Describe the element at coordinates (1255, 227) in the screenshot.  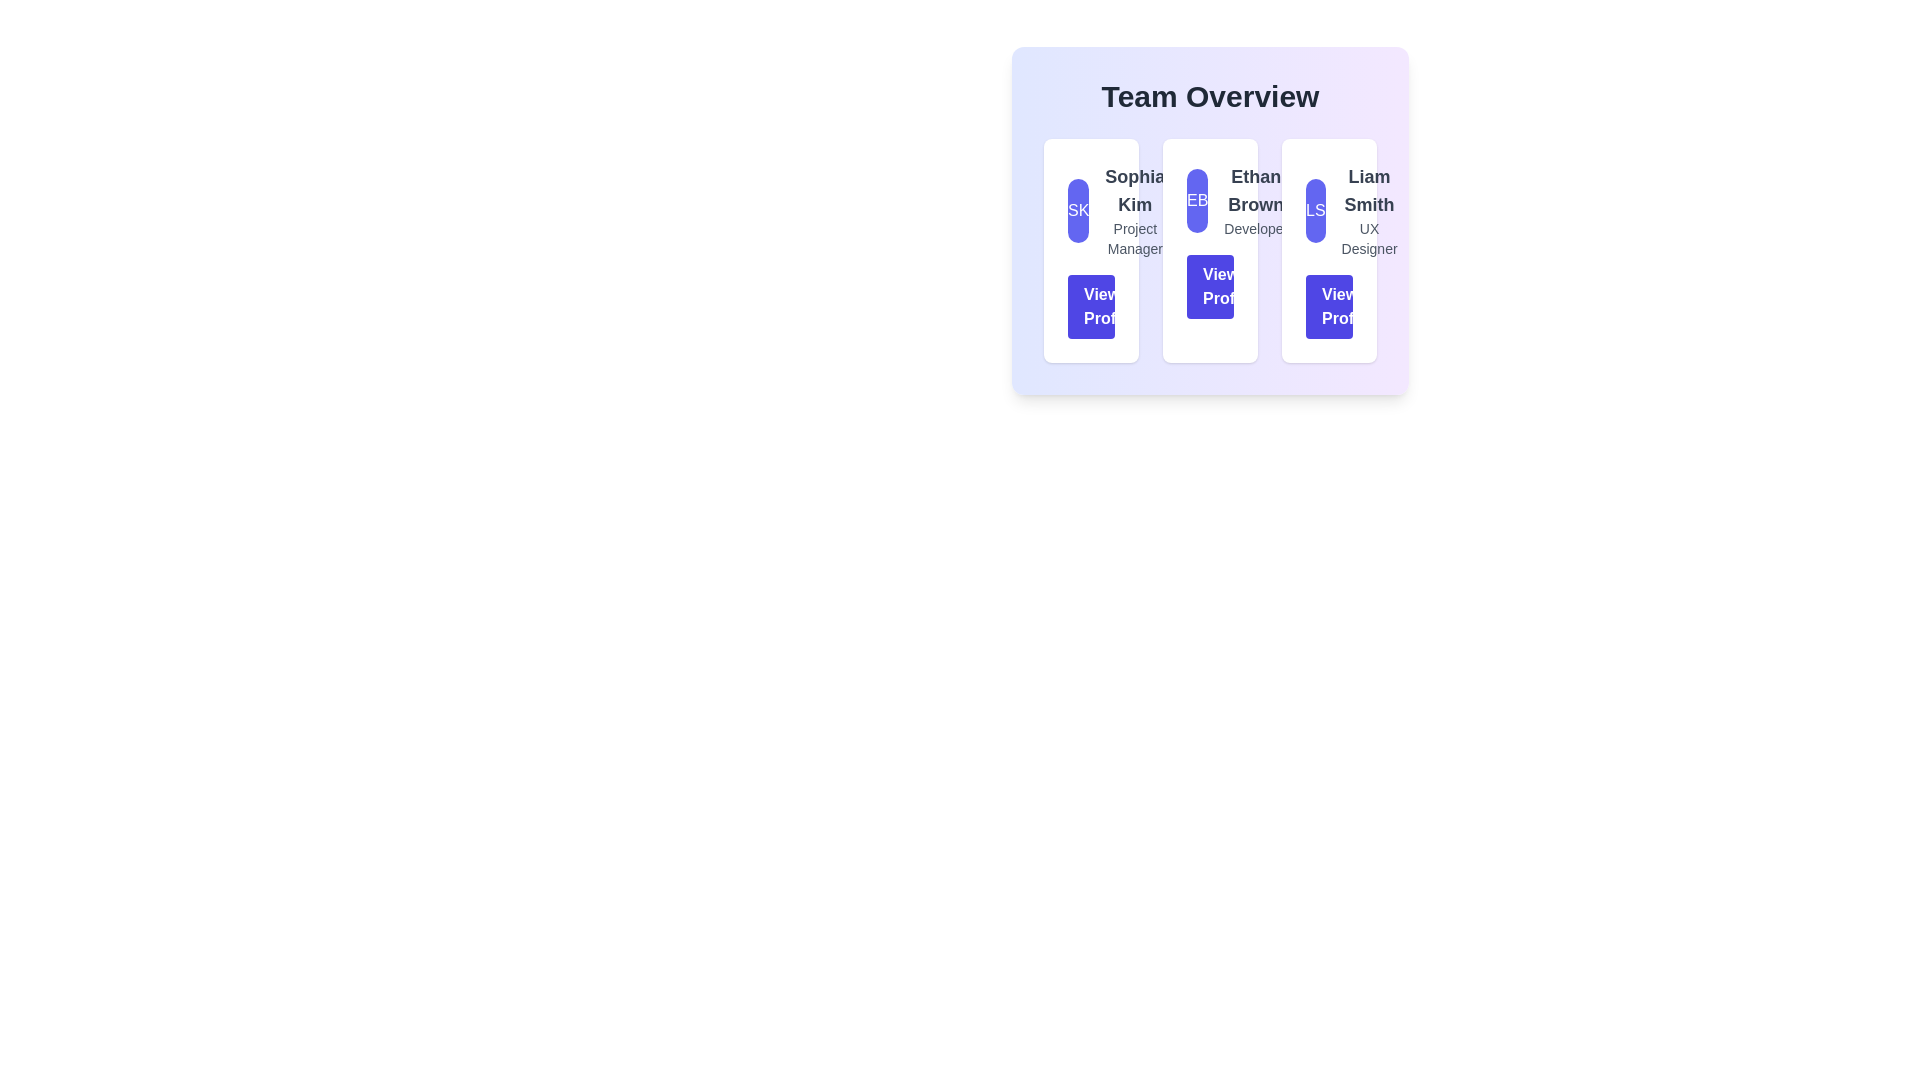
I see `the text label indicating the role 'Developer' for the individual 'Ethan Brown', located in the center column of the 'Team Overview' card` at that location.